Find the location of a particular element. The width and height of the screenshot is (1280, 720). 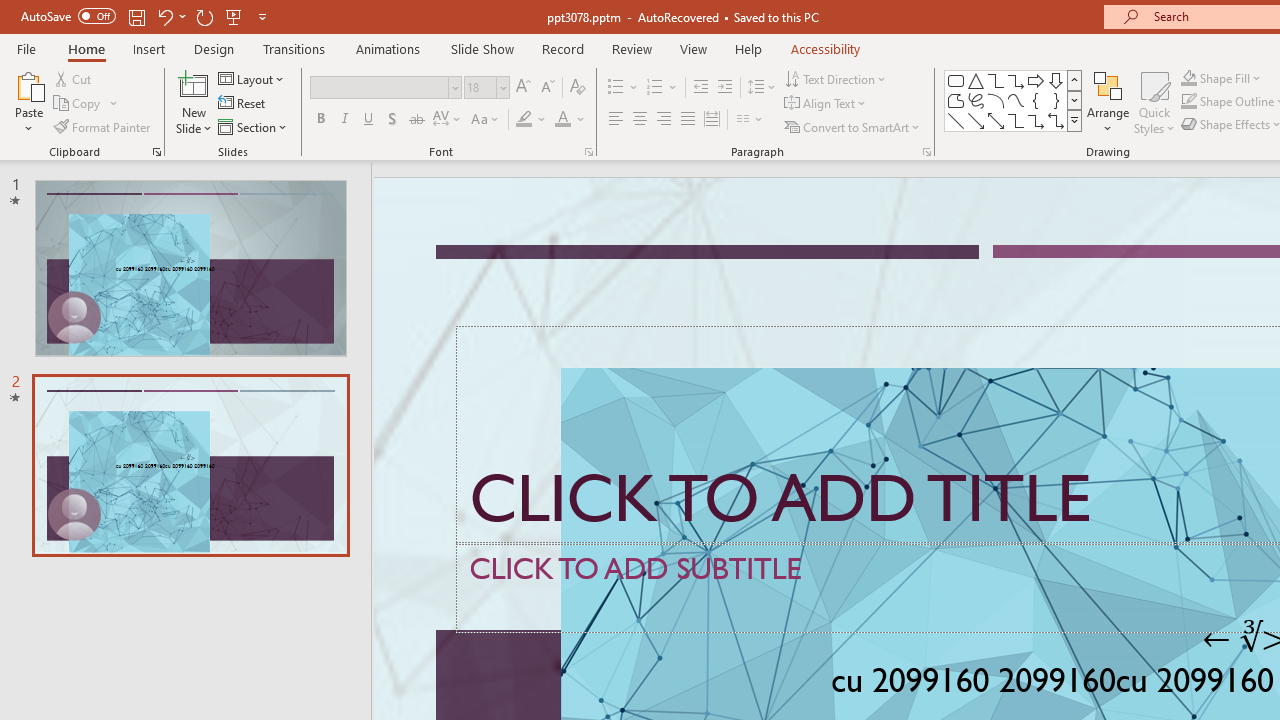

'Line Arrow: Double' is located at coordinates (995, 120).